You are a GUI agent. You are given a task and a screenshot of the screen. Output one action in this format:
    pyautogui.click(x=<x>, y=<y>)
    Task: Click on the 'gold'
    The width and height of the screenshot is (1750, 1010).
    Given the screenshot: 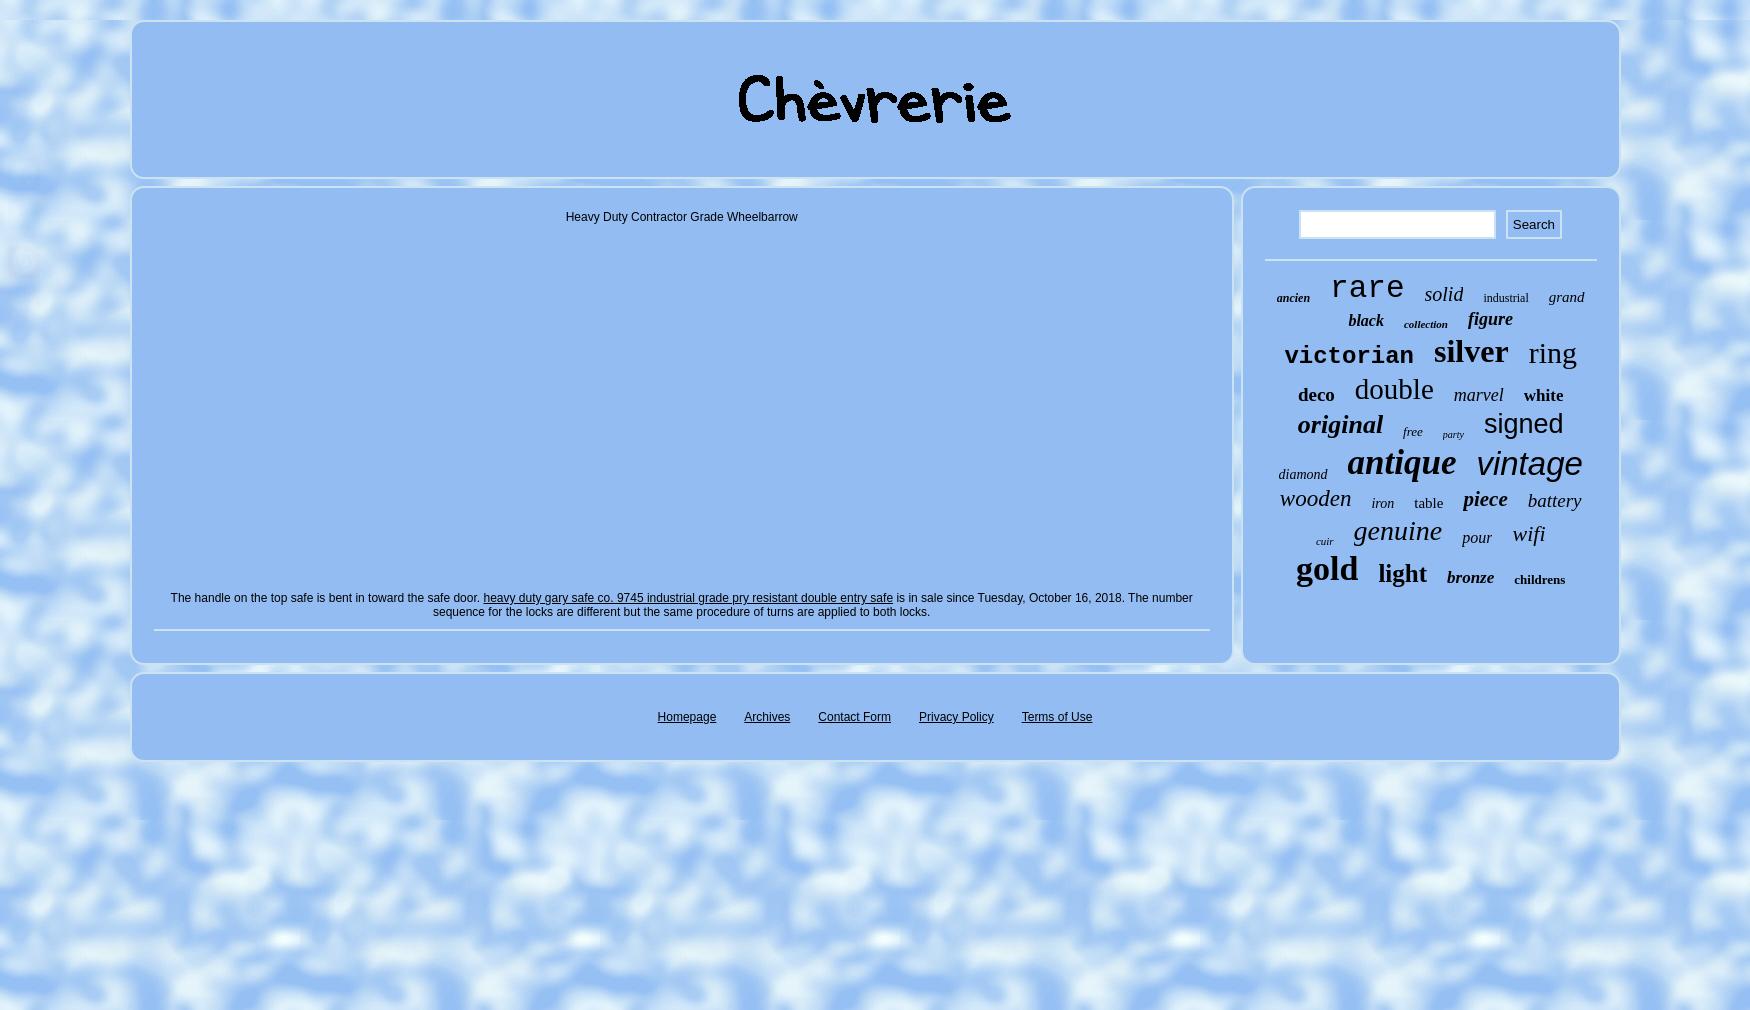 What is the action you would take?
    pyautogui.click(x=1327, y=567)
    